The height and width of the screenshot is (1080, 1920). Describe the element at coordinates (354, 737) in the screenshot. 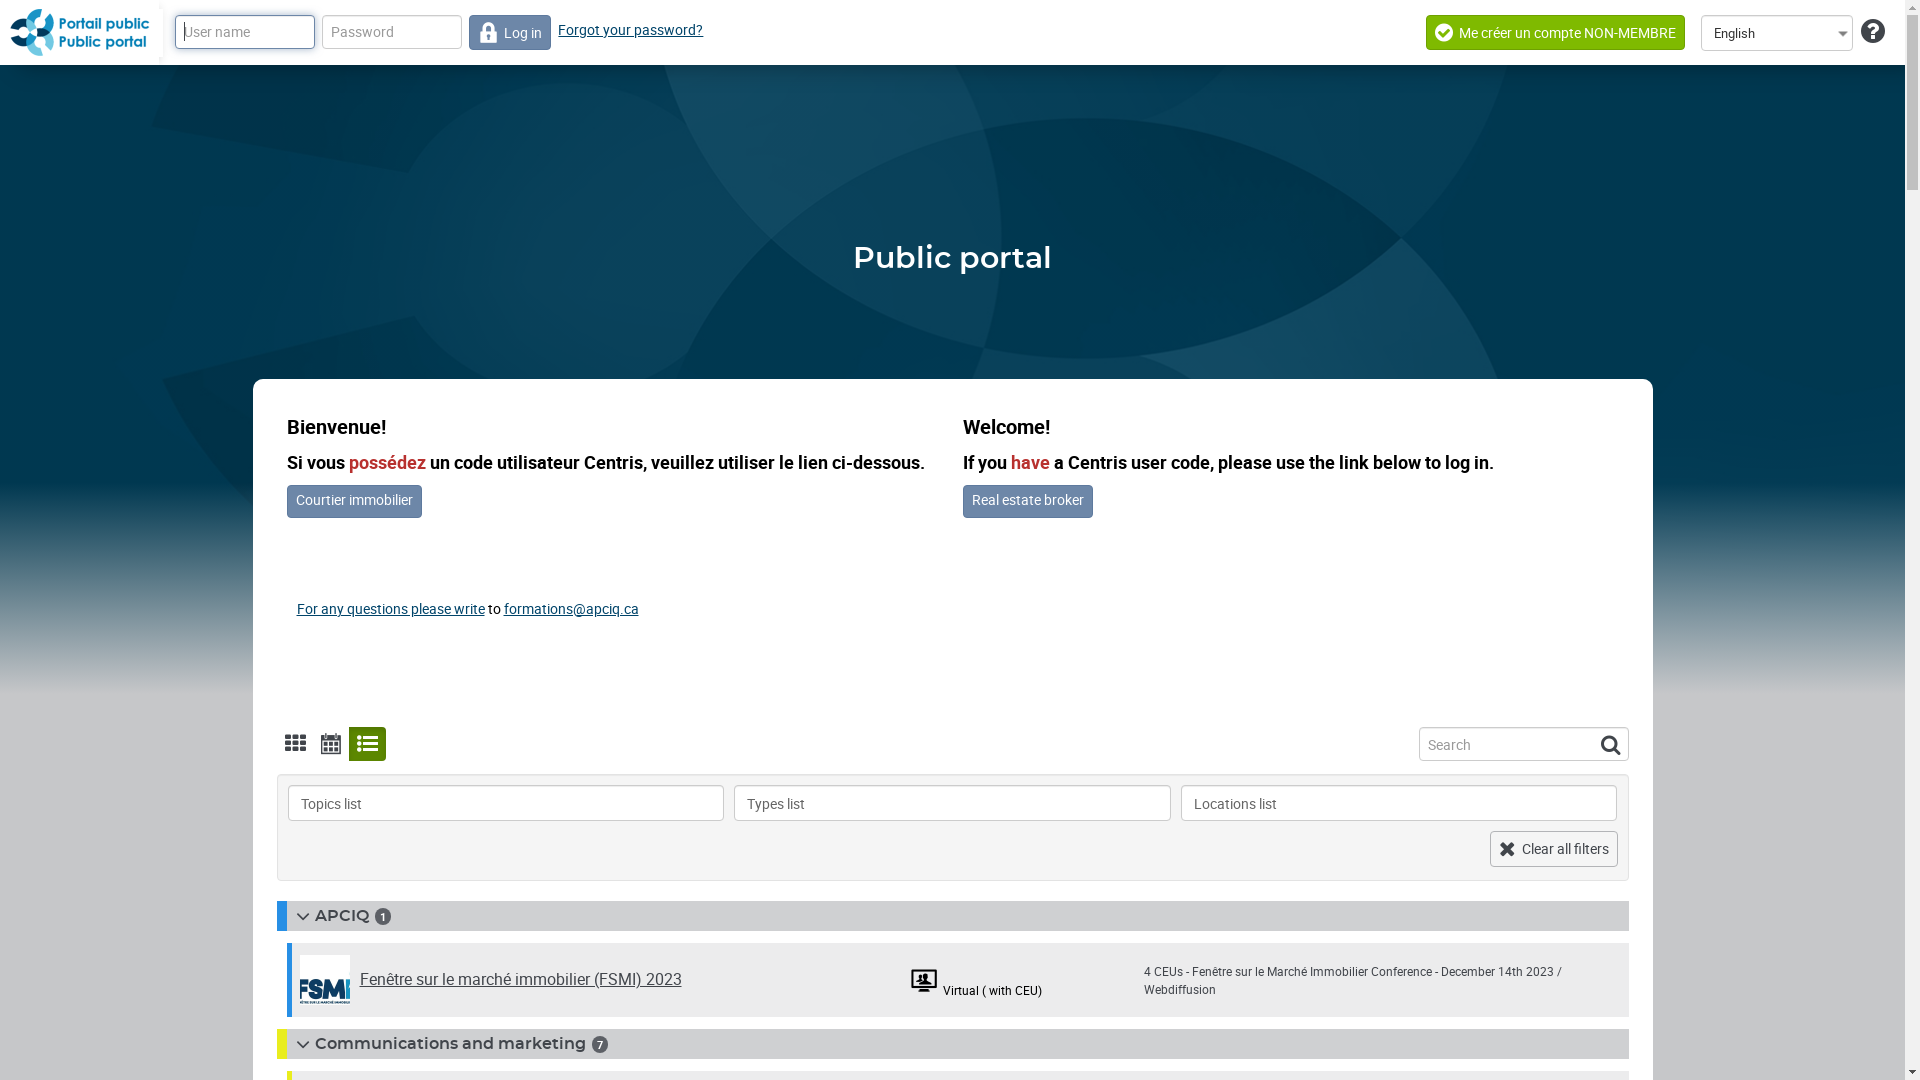

I see `'Display list'` at that location.